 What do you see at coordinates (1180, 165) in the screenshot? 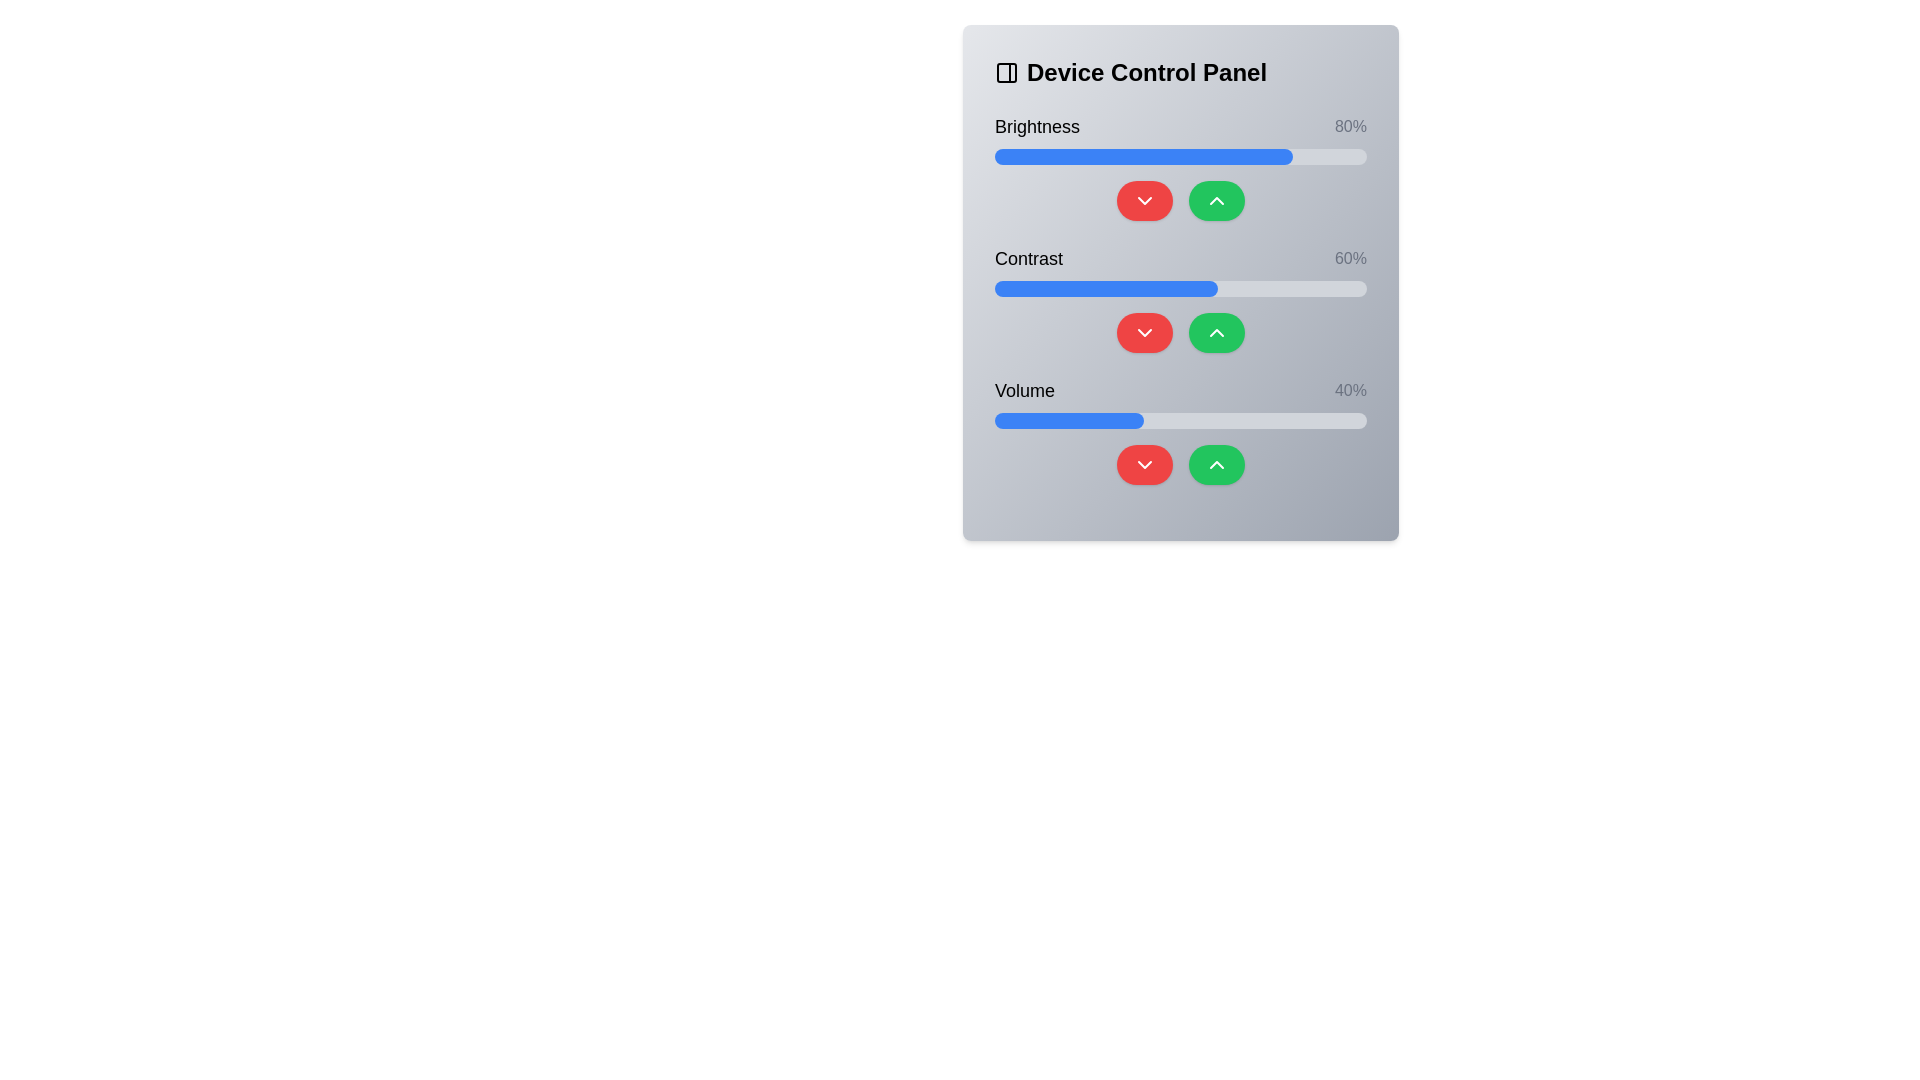
I see `the first Progress Bar with Controls to visualize the progress indicator` at bounding box center [1180, 165].